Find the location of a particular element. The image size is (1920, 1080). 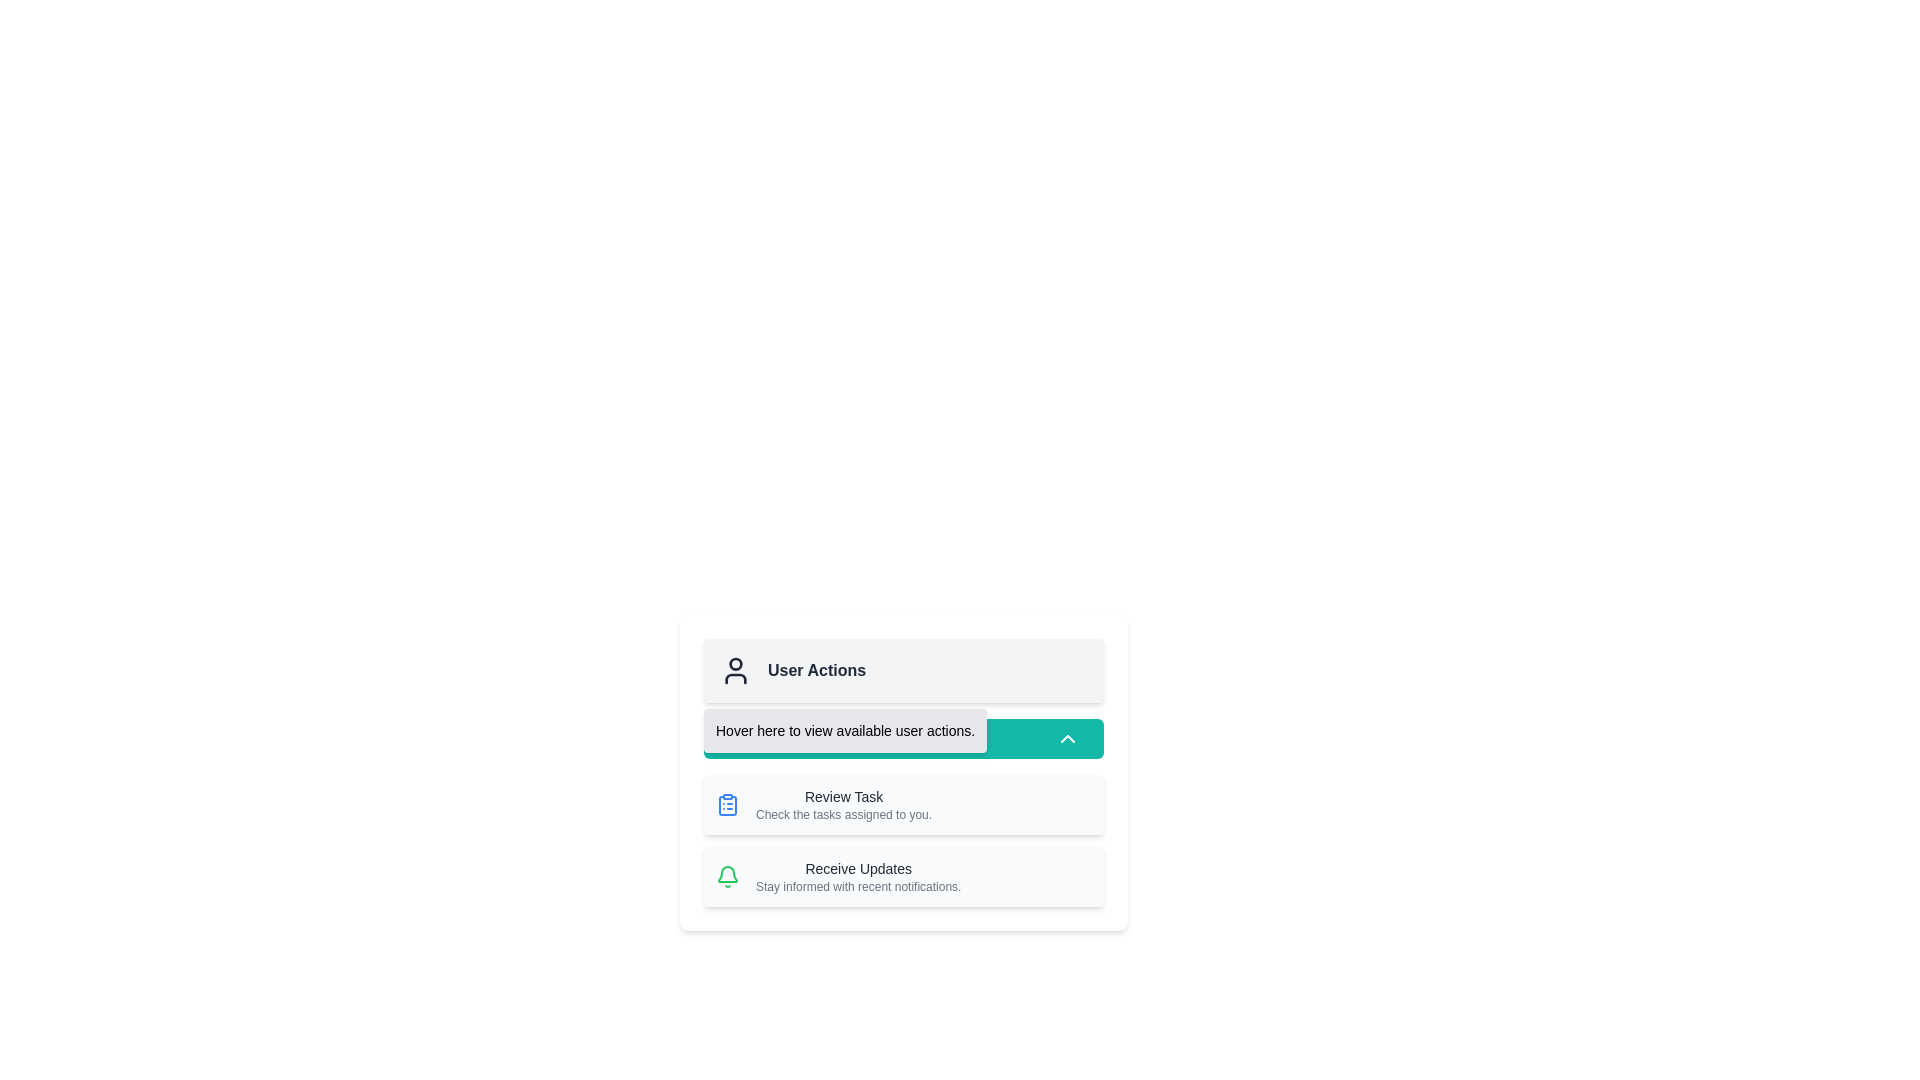

the text block that reads 'Review Task' in bold font, which is located in the second row of the 'User Actions' section, directly below a clipboard icon is located at coordinates (844, 804).